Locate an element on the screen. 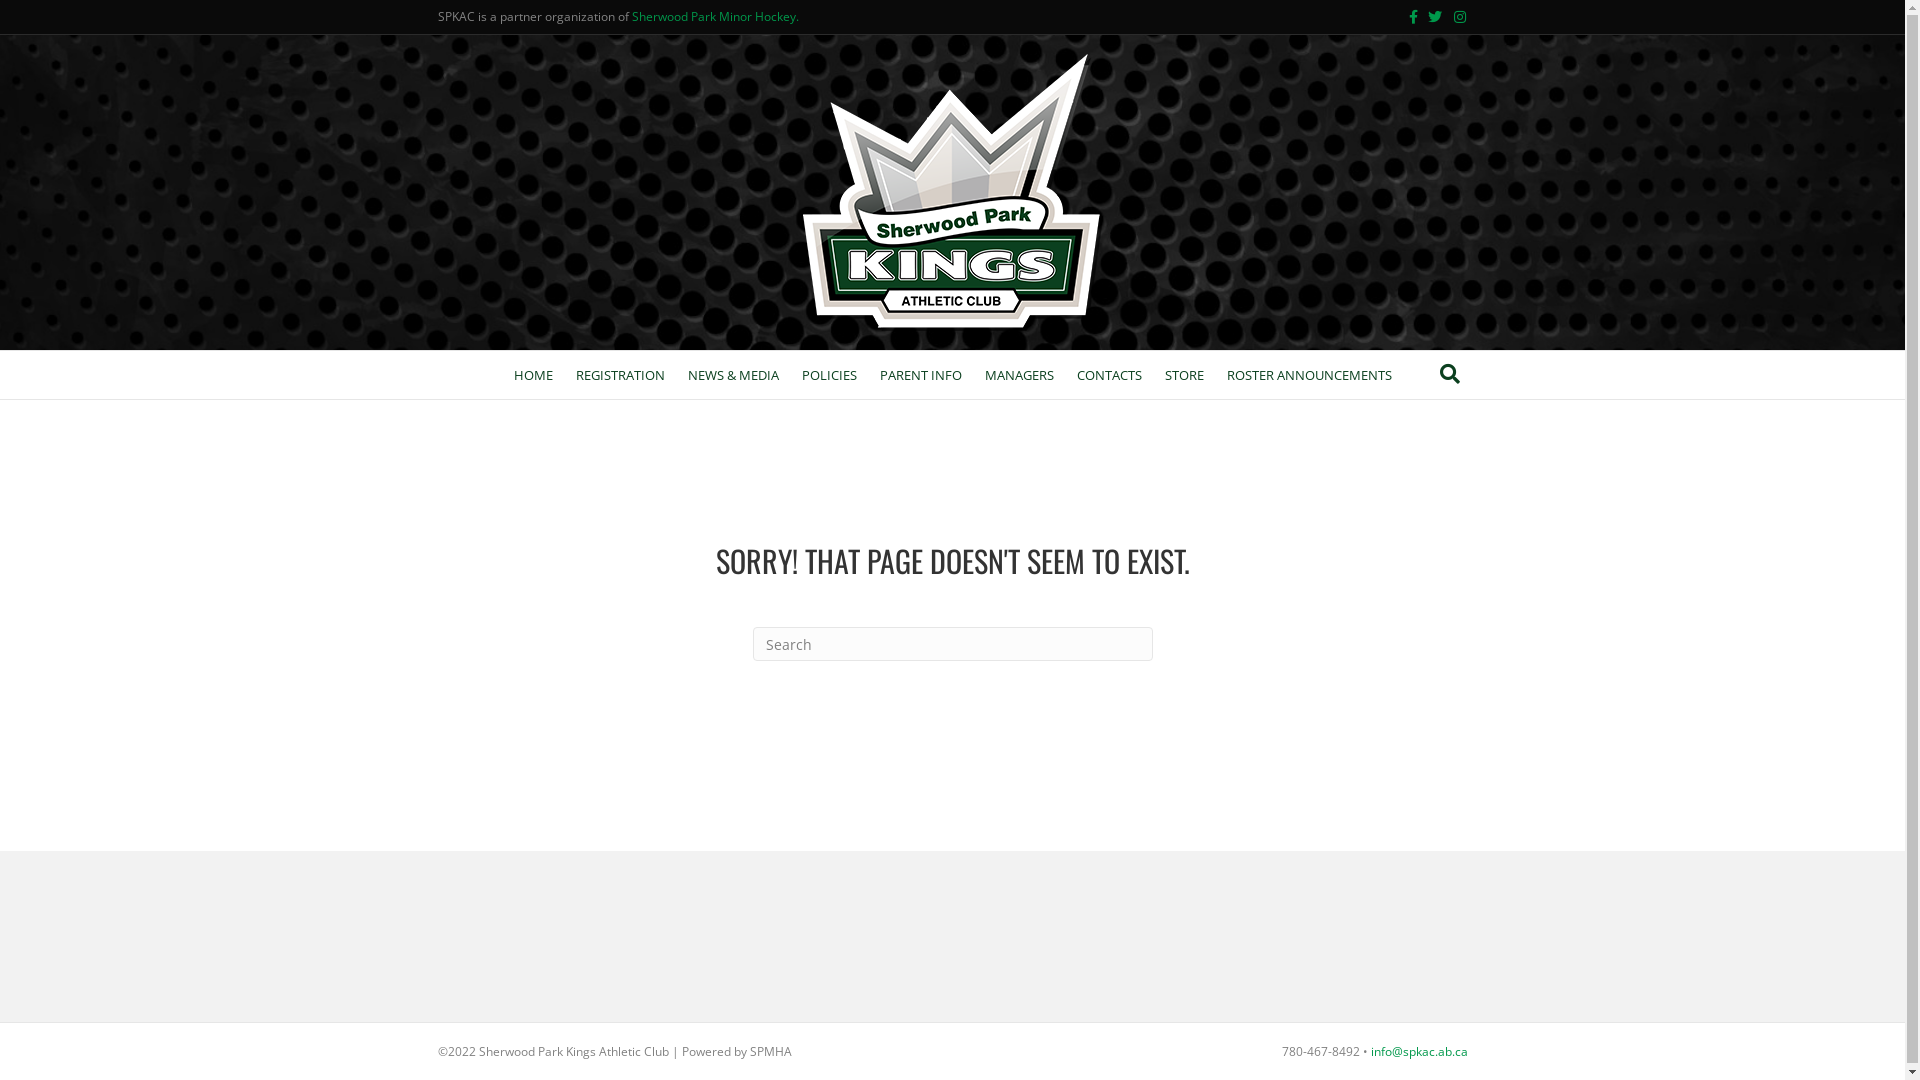 The image size is (1920, 1080). 'STORE' is located at coordinates (1183, 374).